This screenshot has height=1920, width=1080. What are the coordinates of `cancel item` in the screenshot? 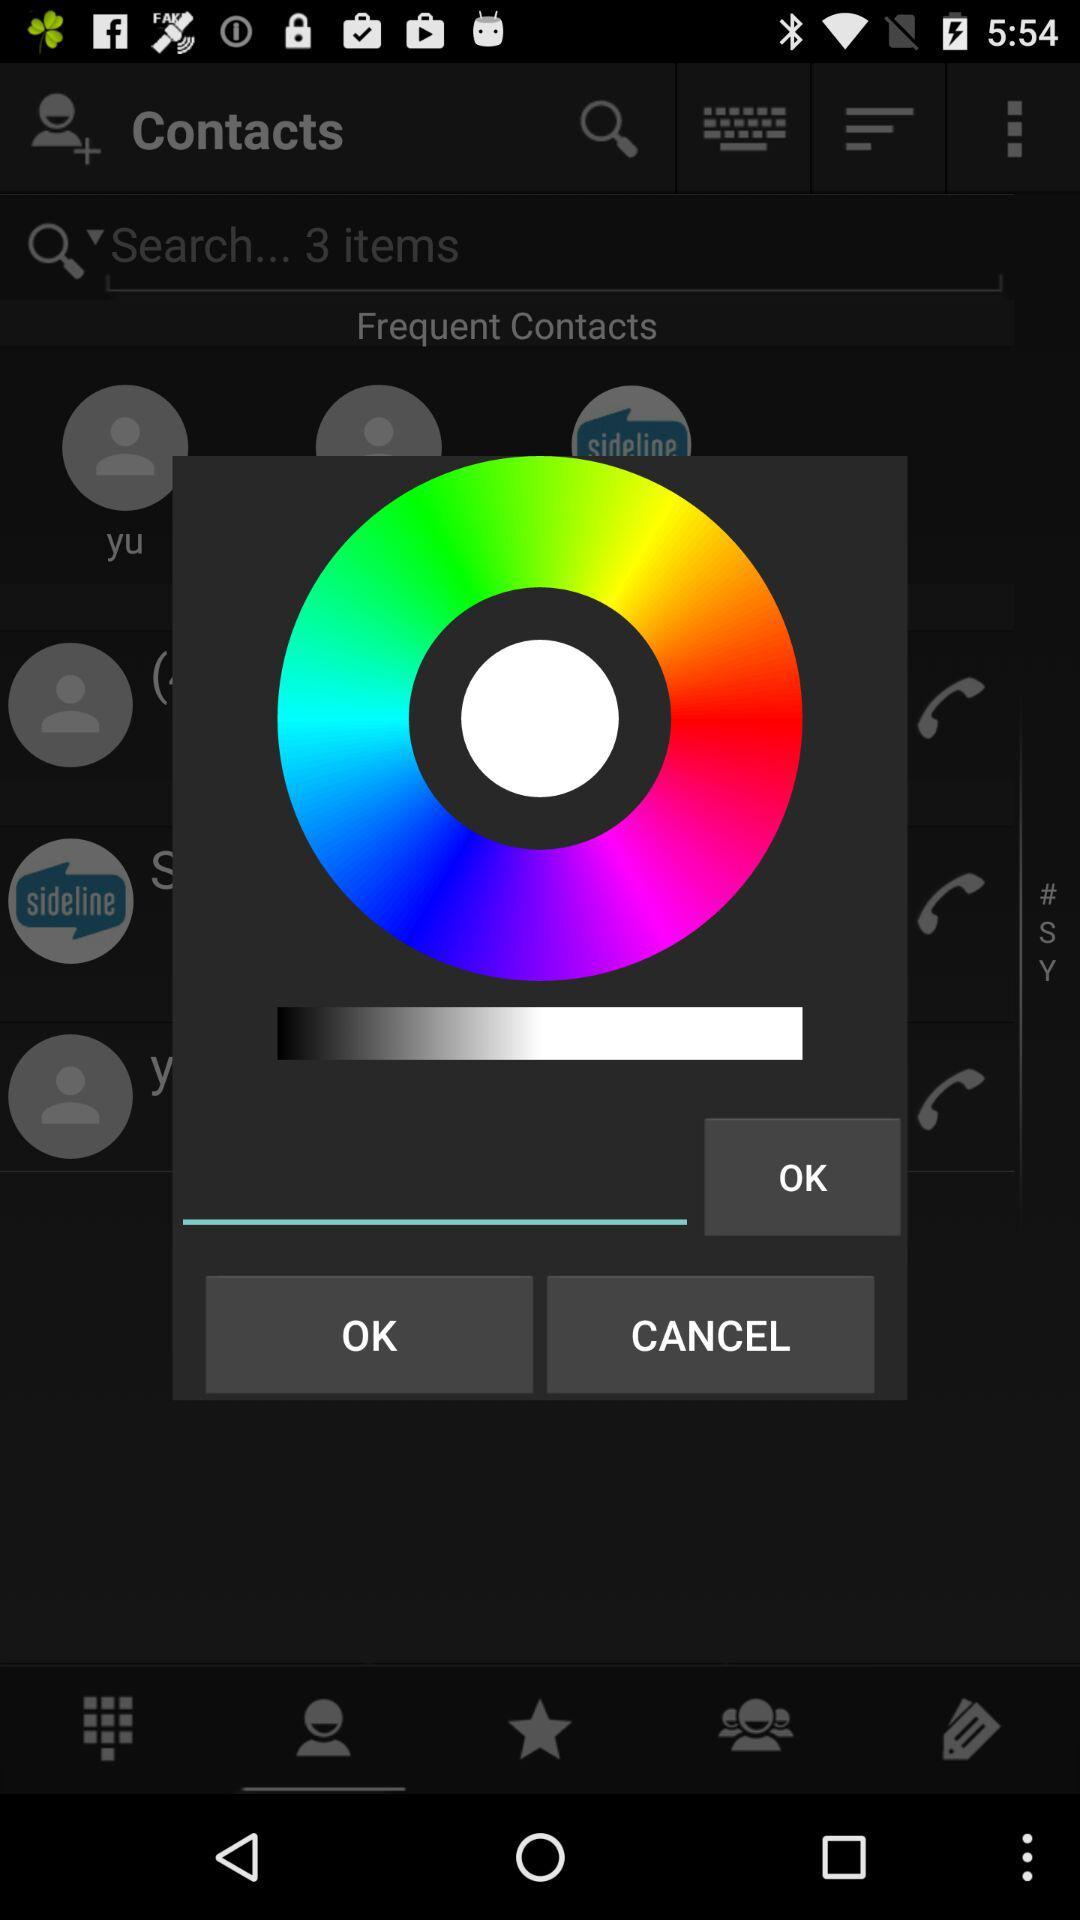 It's located at (709, 1334).